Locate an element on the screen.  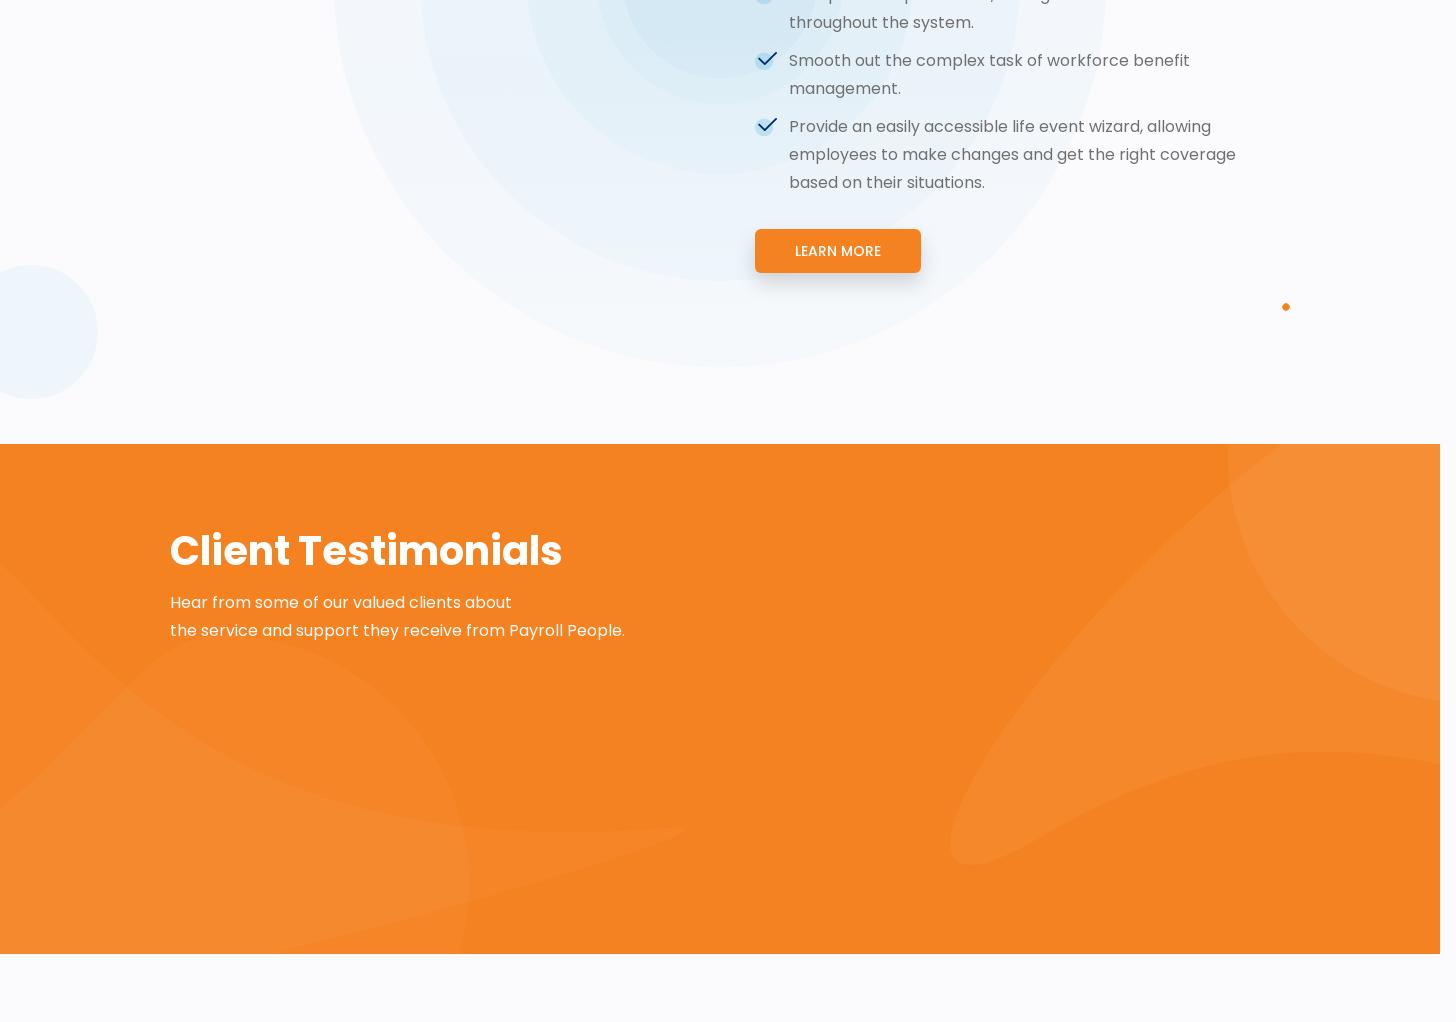
'ACA Compliance' is located at coordinates (339, 309).